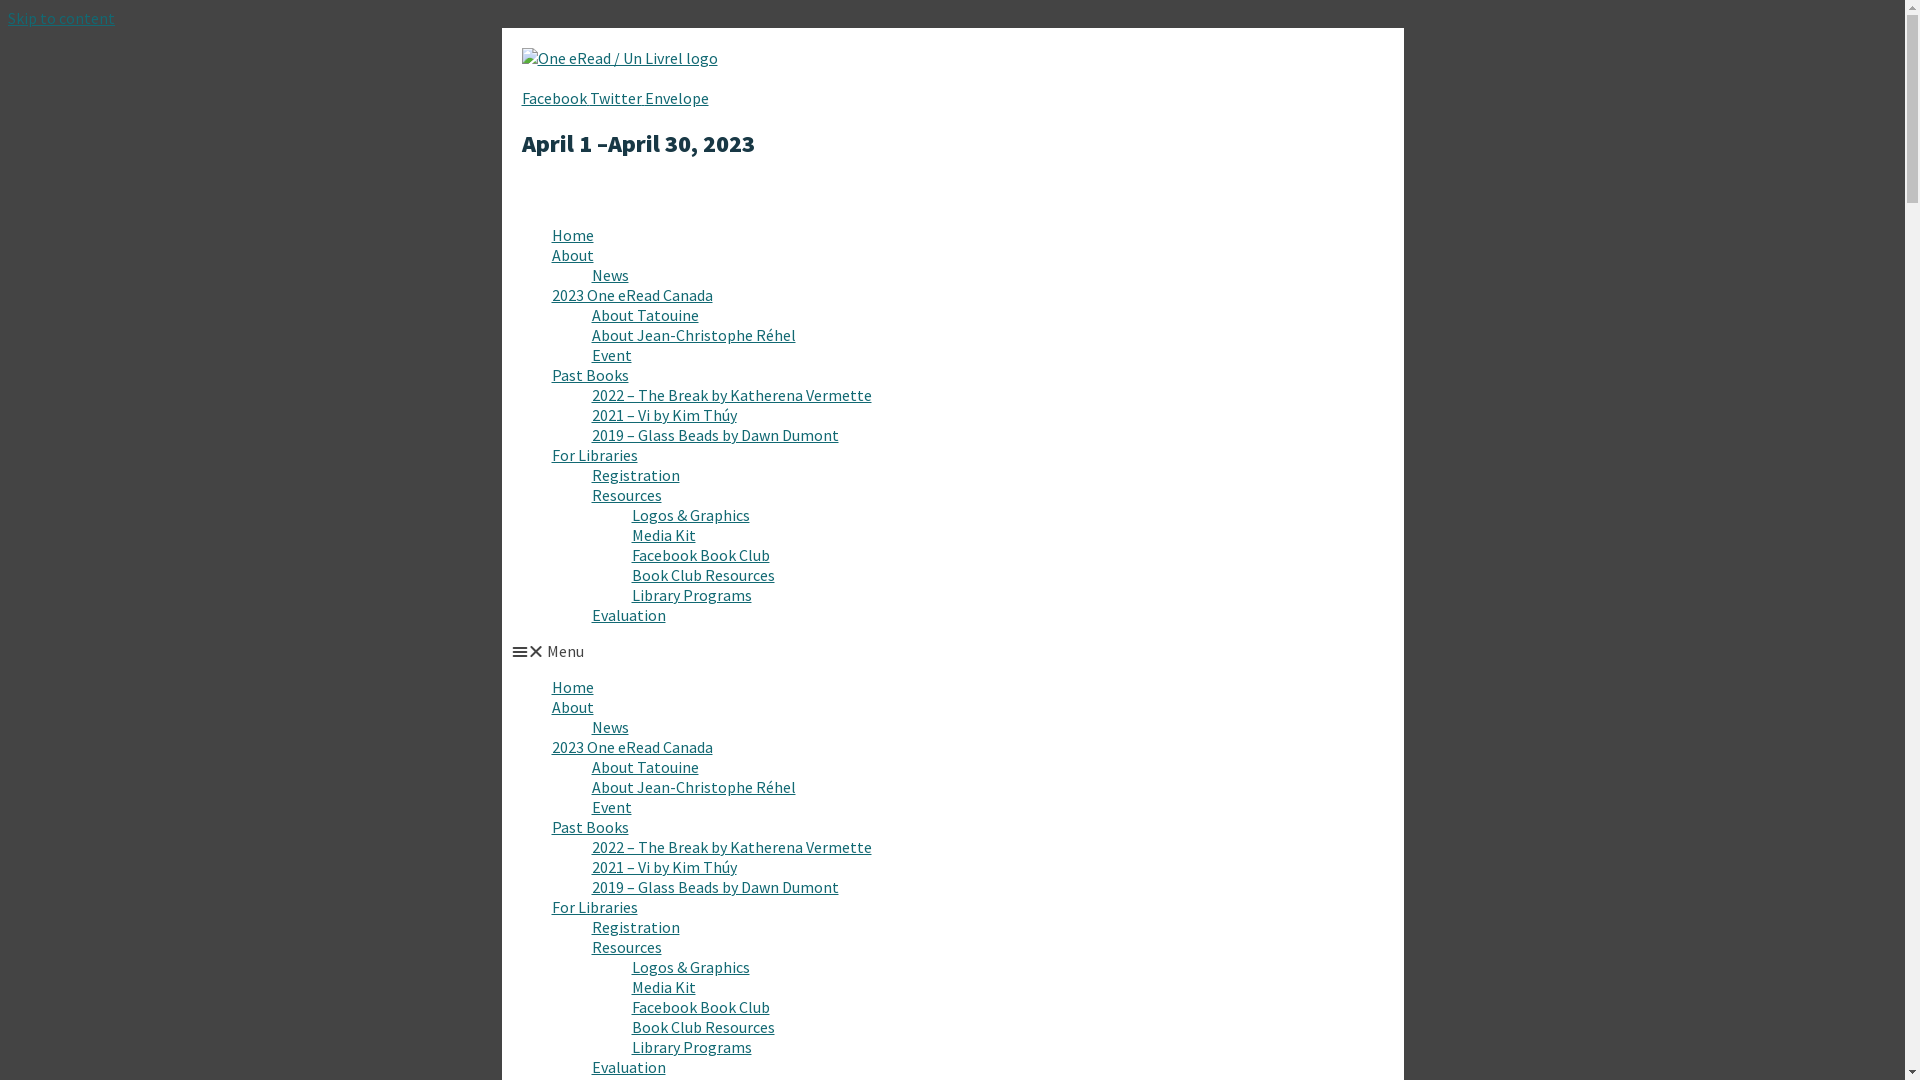 This screenshot has height=1080, width=1920. Describe the element at coordinates (645, 315) in the screenshot. I see `'About Tatouine'` at that location.